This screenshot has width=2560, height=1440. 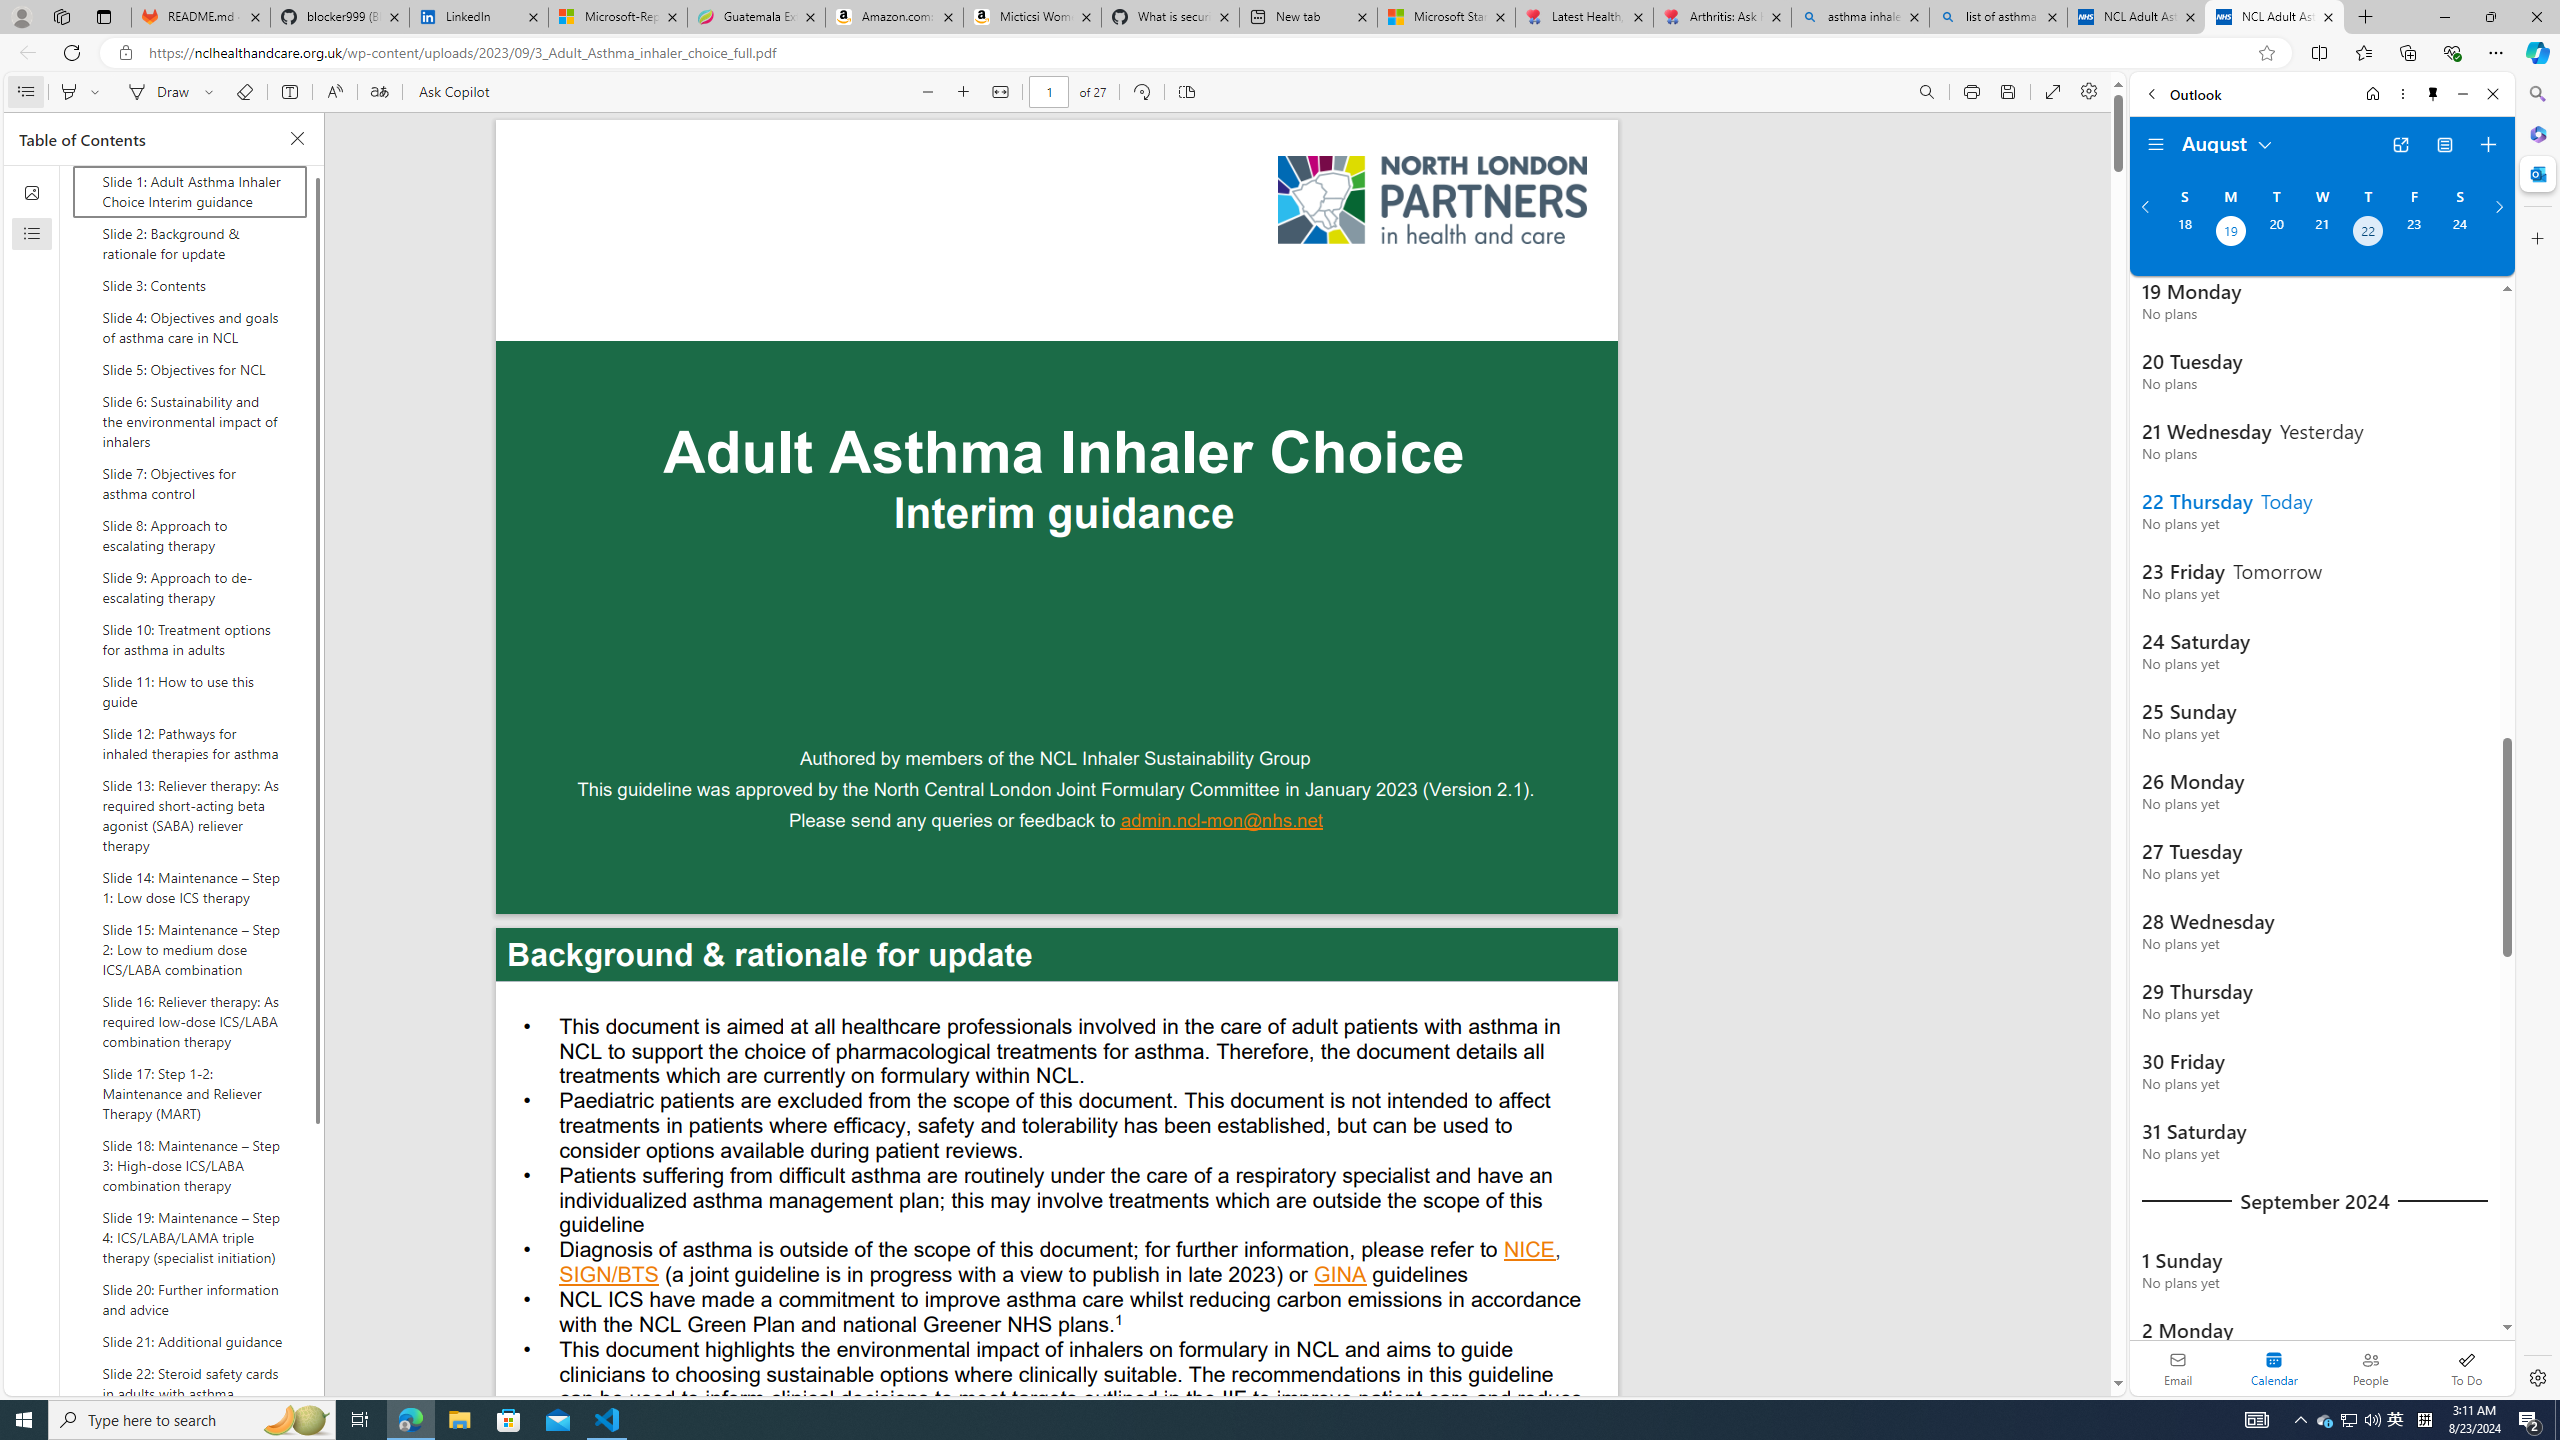 I want to click on 'Read aloud', so click(x=334, y=91).